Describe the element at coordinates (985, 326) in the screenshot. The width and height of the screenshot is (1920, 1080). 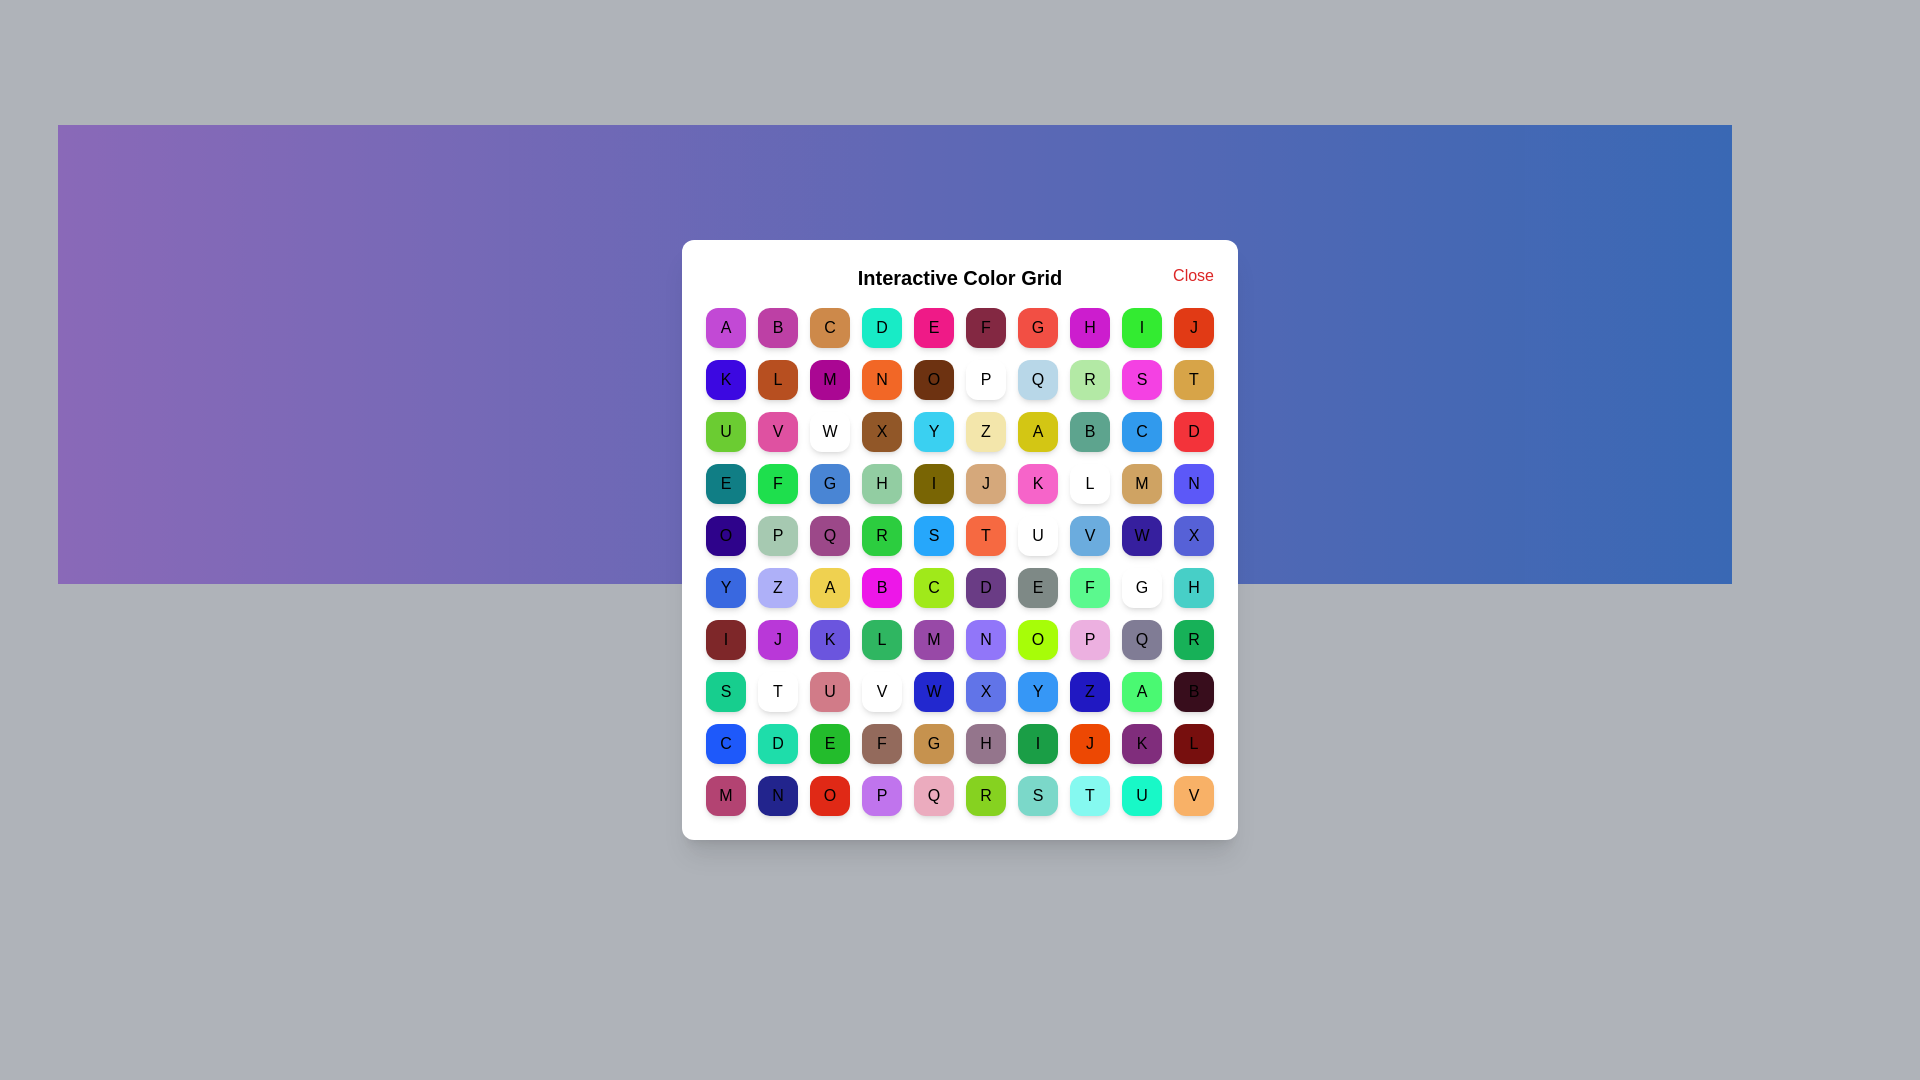
I see `the grid cell labeled F to view its color message` at that location.